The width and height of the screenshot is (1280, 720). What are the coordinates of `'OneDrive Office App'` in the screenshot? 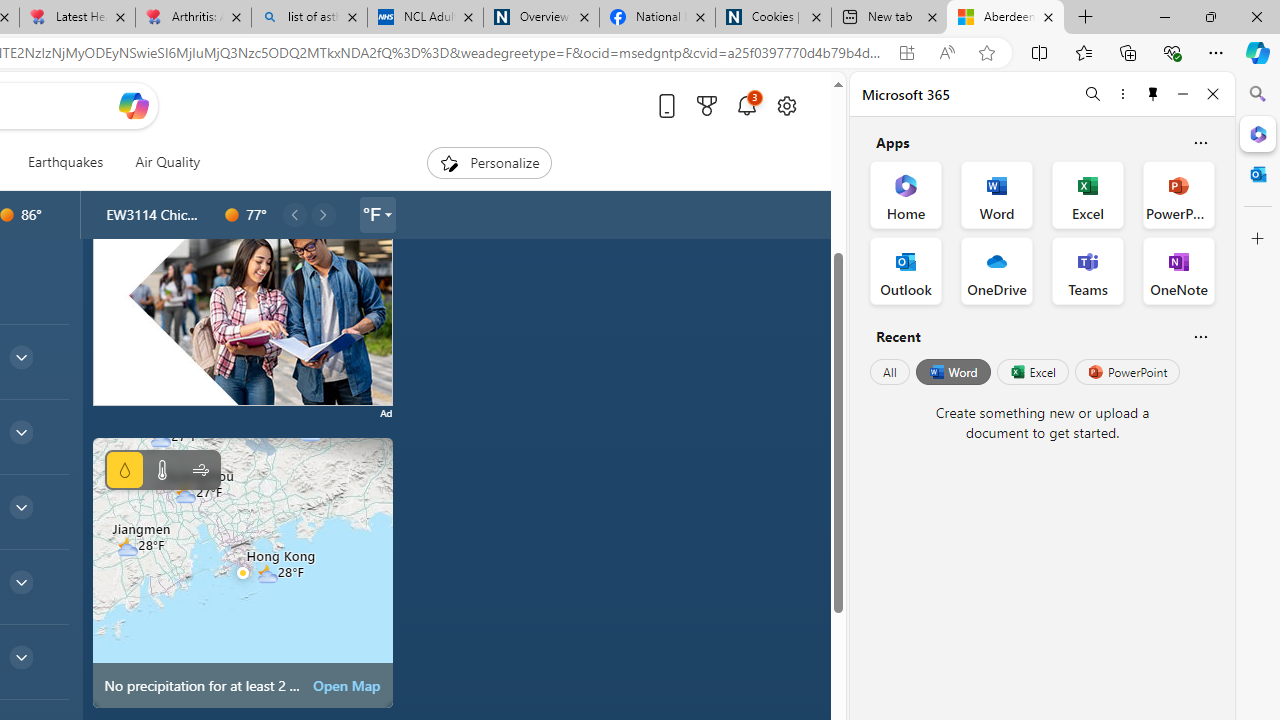 It's located at (997, 271).